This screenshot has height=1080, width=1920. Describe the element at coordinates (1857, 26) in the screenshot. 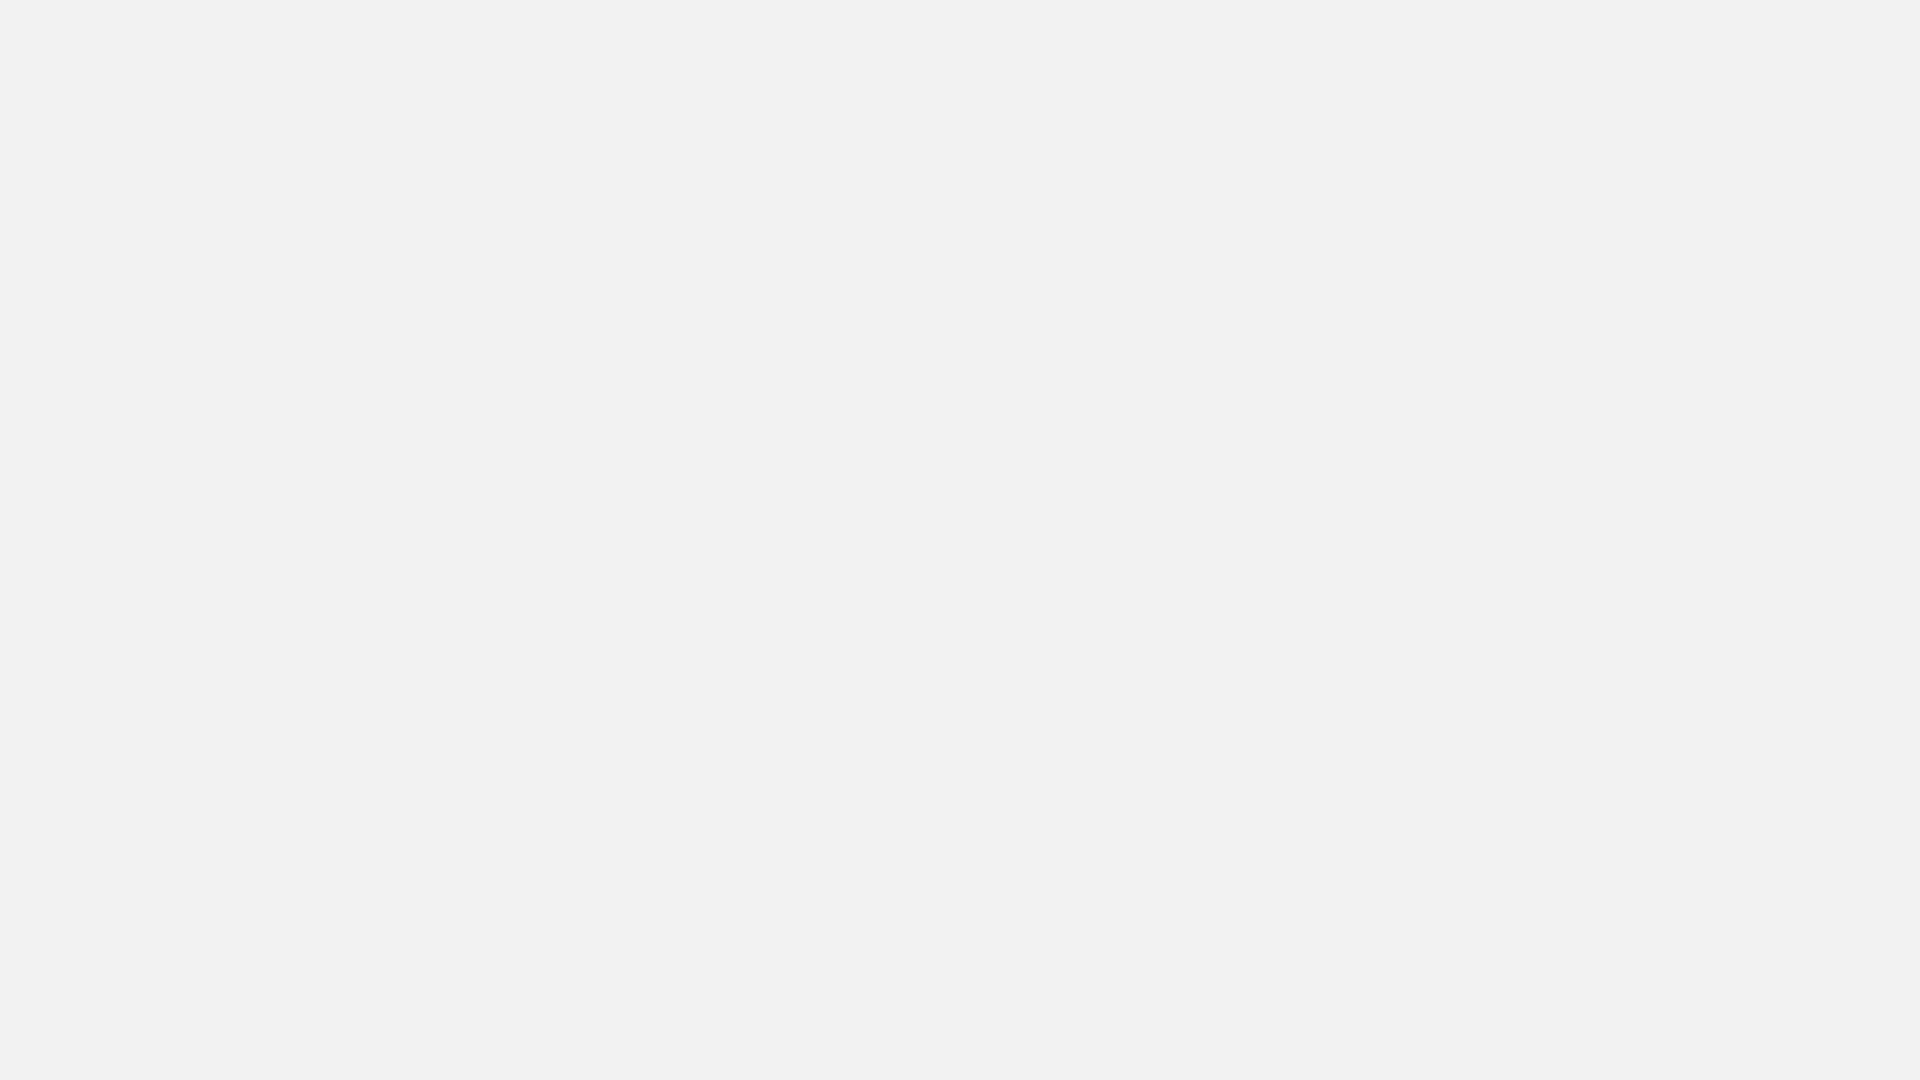

I see `Sign In` at that location.